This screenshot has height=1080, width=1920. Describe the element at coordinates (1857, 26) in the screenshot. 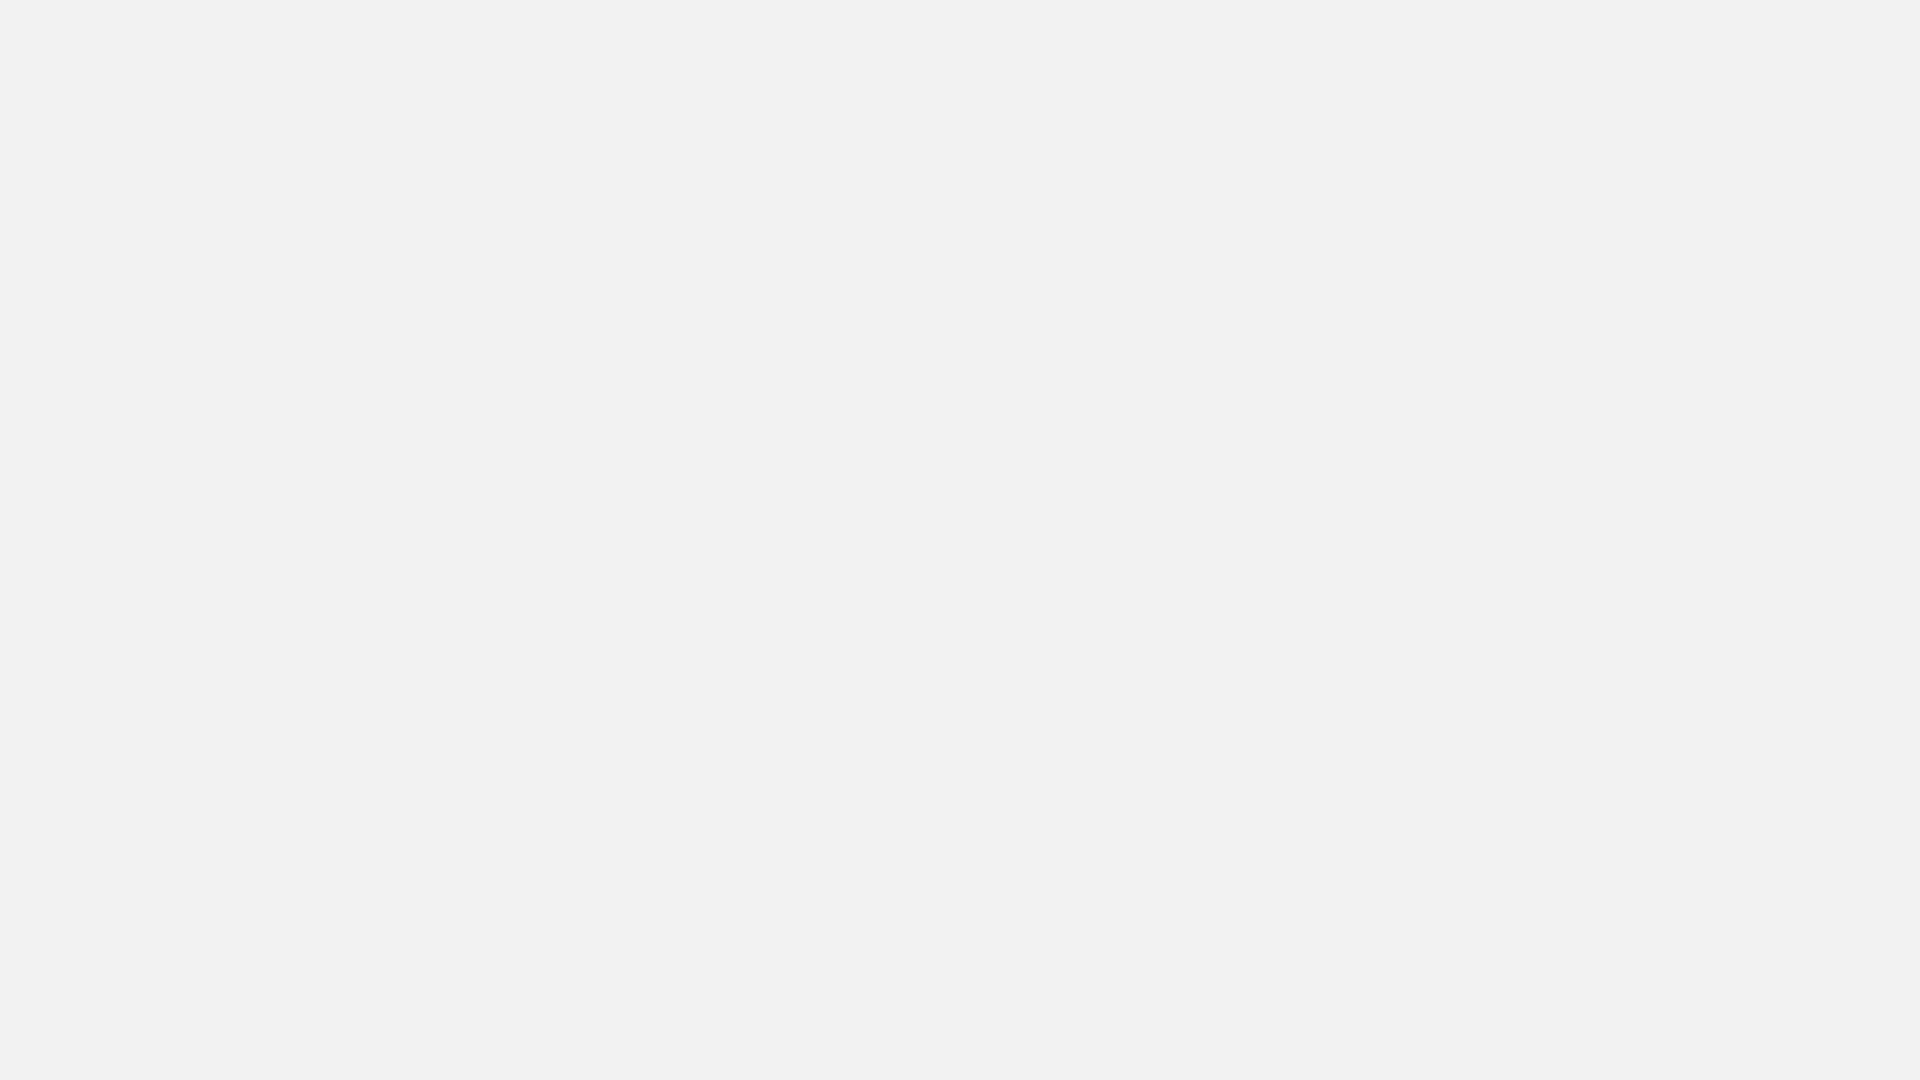

I see `Sign In` at that location.